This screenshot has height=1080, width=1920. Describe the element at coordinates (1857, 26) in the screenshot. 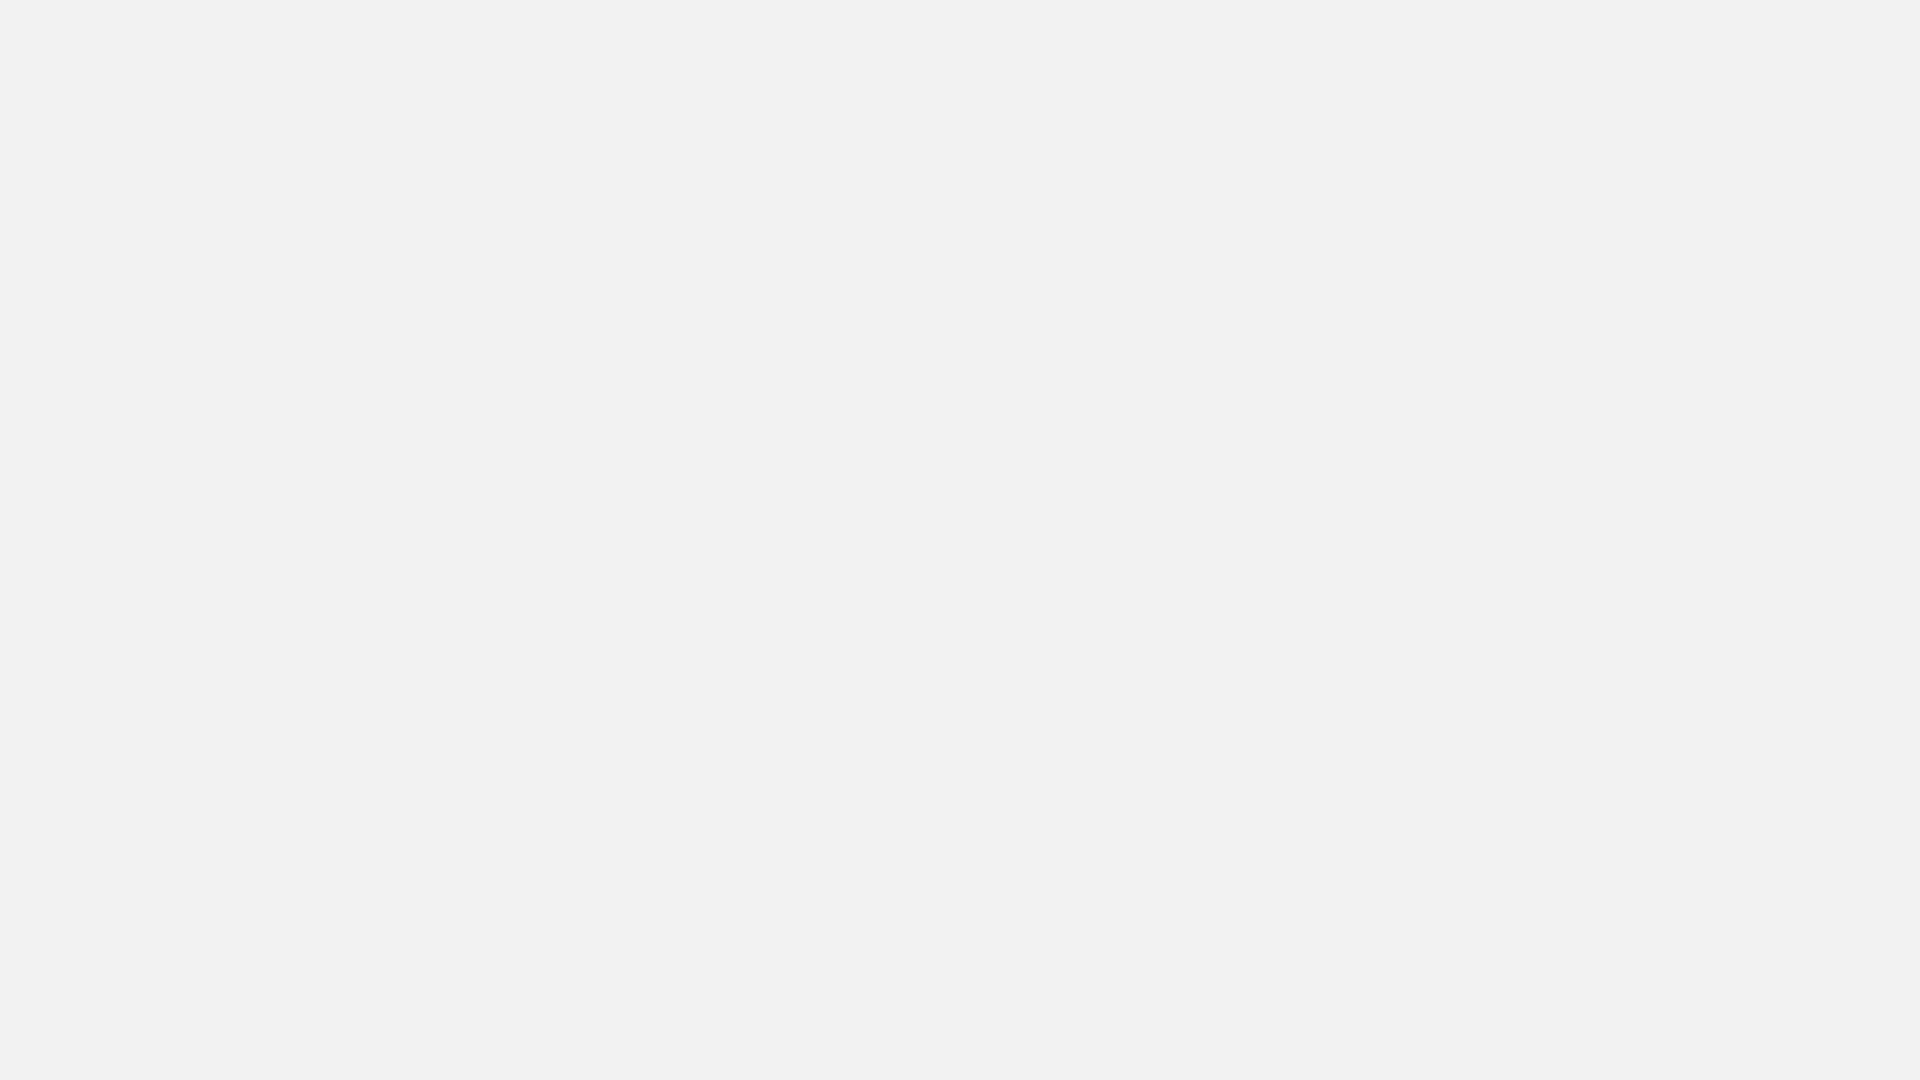

I see `Sign In` at that location.